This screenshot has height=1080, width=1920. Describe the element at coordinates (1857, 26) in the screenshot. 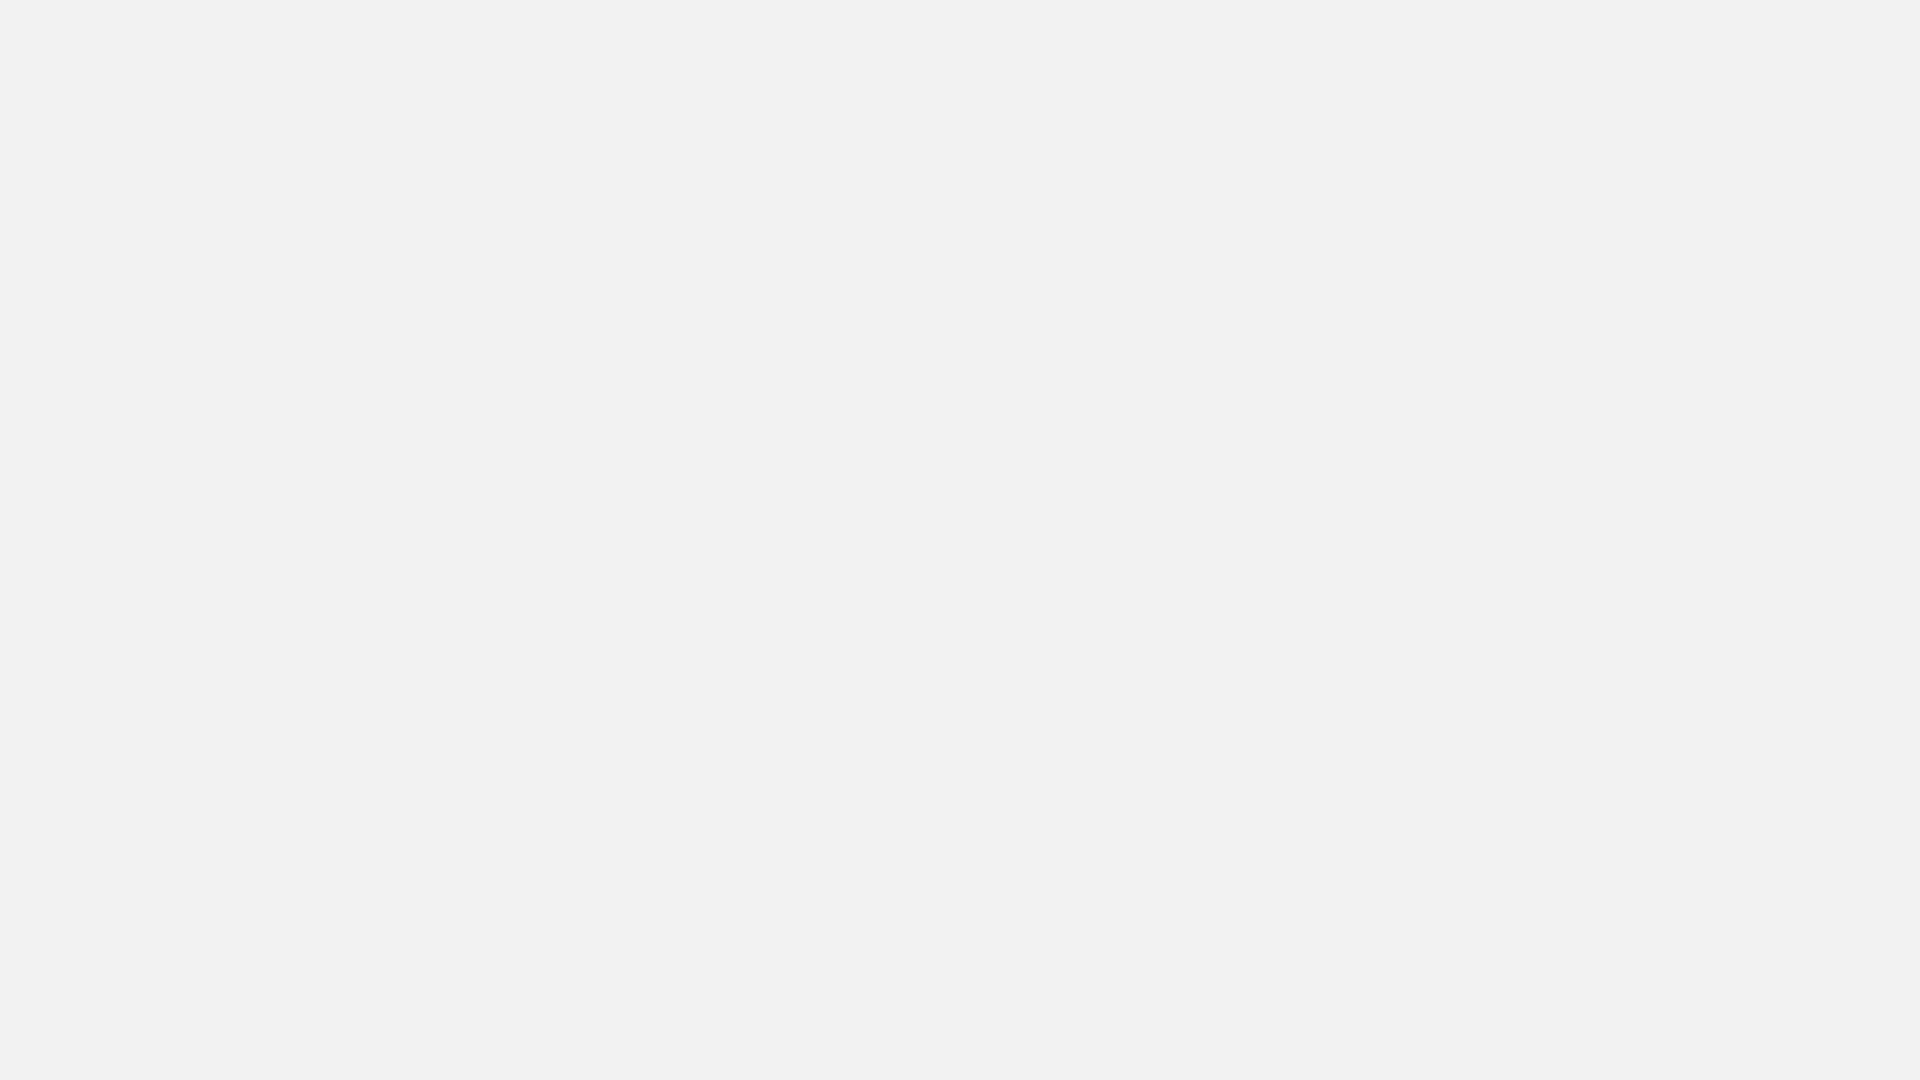

I see `Sign In` at that location.